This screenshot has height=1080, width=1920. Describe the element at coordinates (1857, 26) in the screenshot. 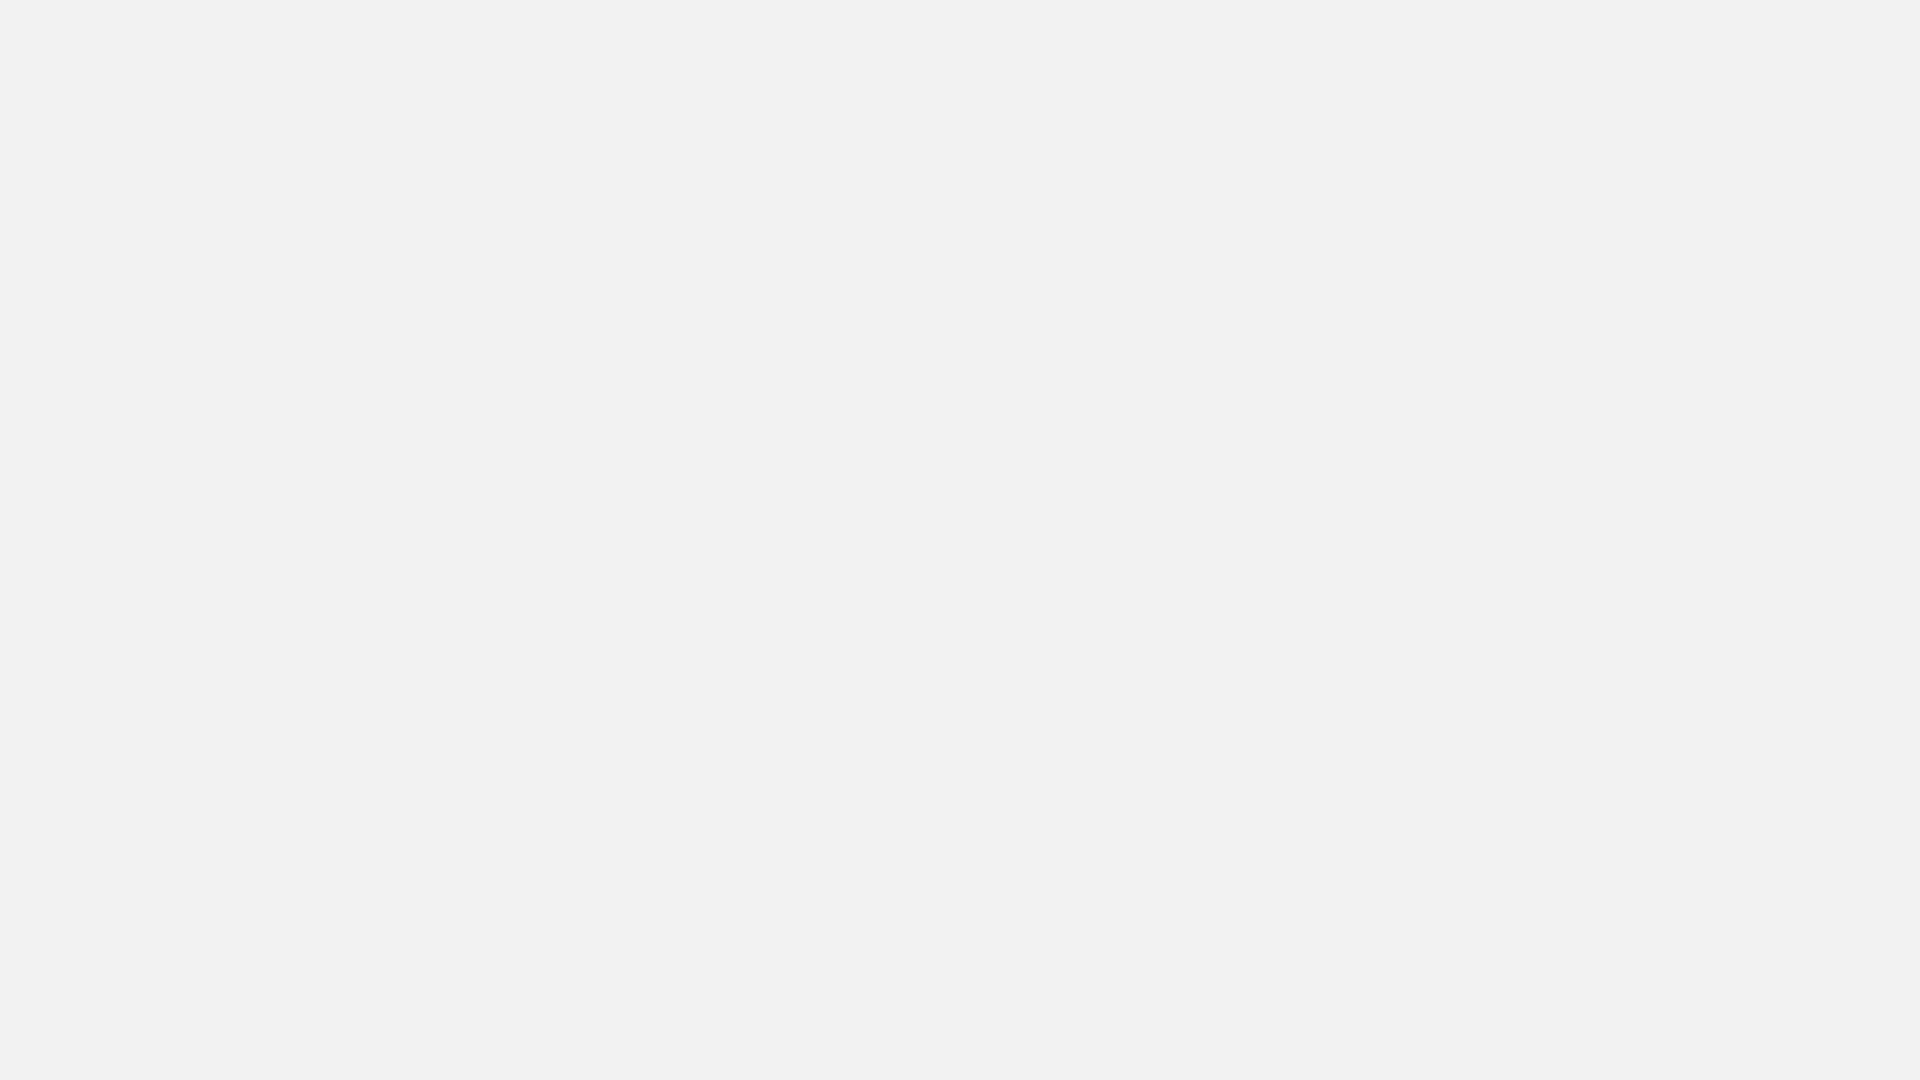

I see `Sign In` at that location.